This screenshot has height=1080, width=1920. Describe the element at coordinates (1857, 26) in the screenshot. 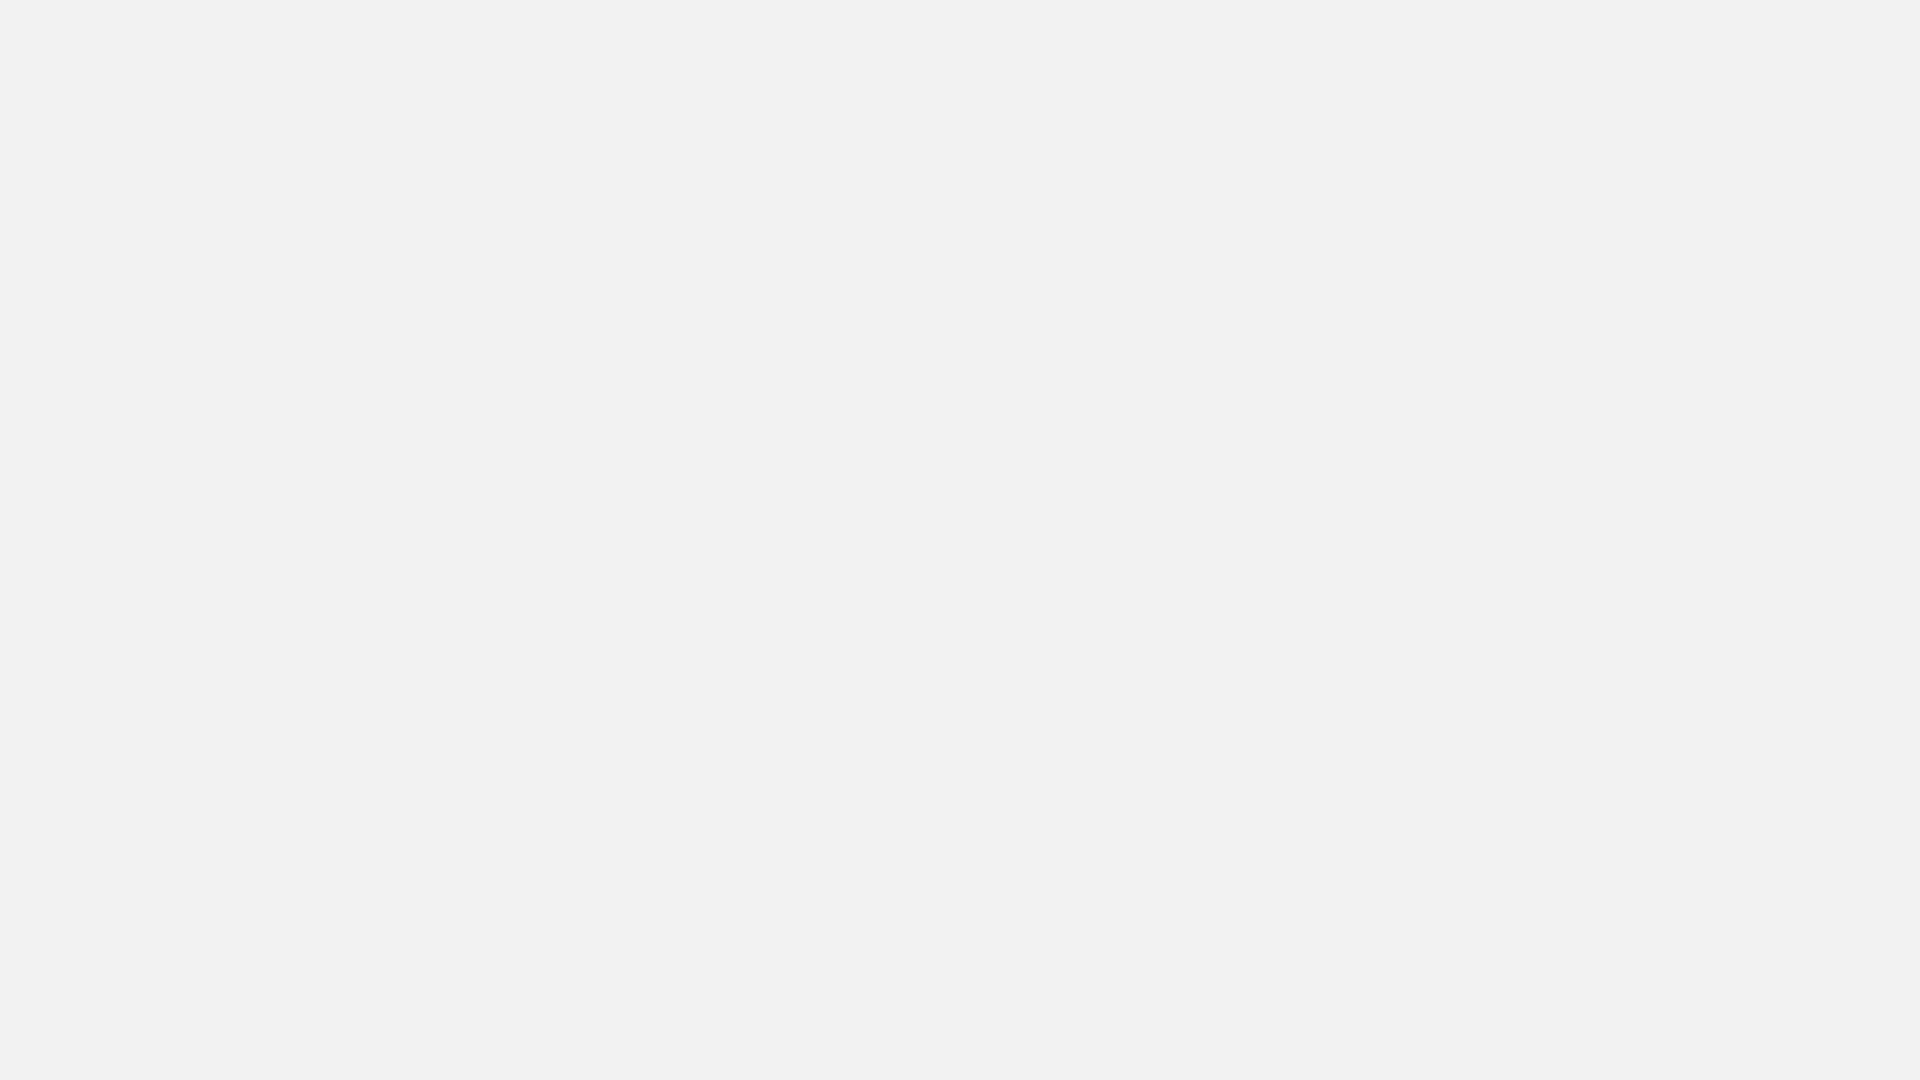

I see `Sign In` at that location.